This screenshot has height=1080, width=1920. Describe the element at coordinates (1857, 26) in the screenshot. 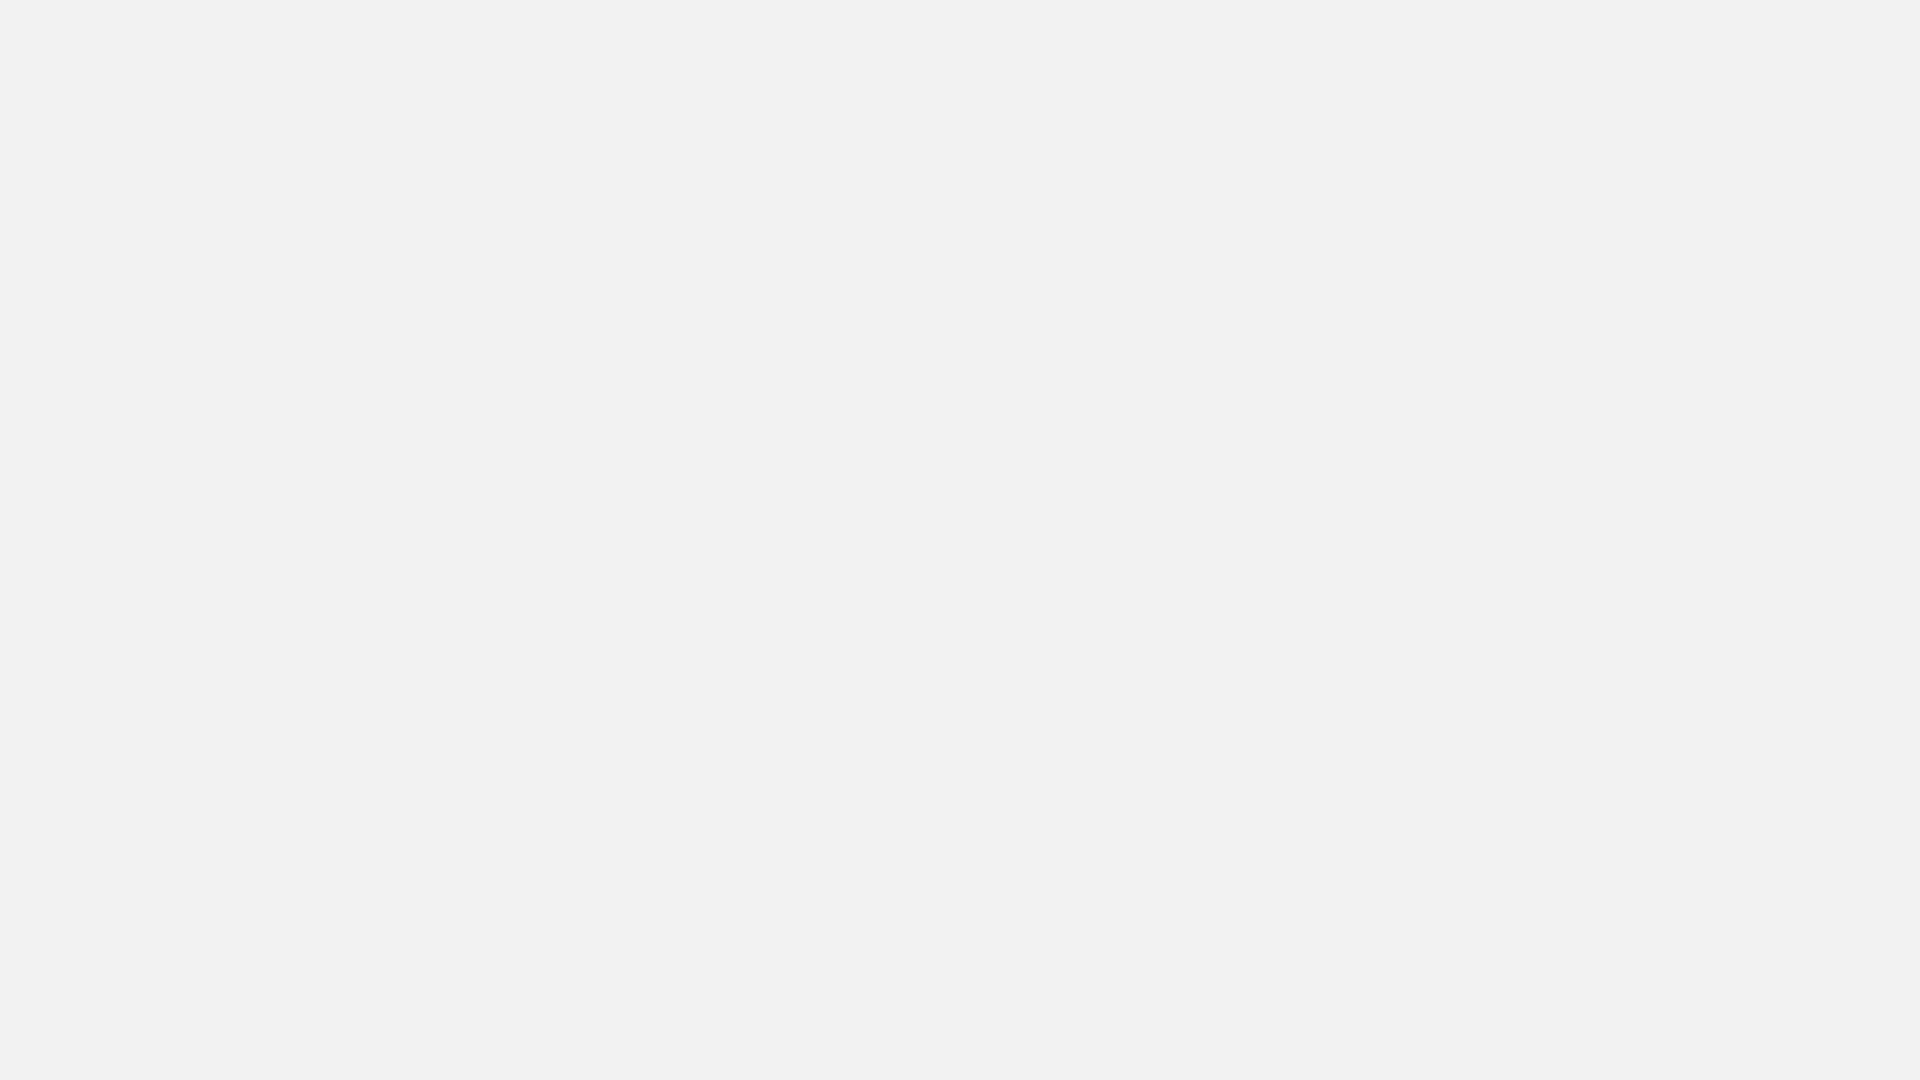

I see `Sign In` at that location.